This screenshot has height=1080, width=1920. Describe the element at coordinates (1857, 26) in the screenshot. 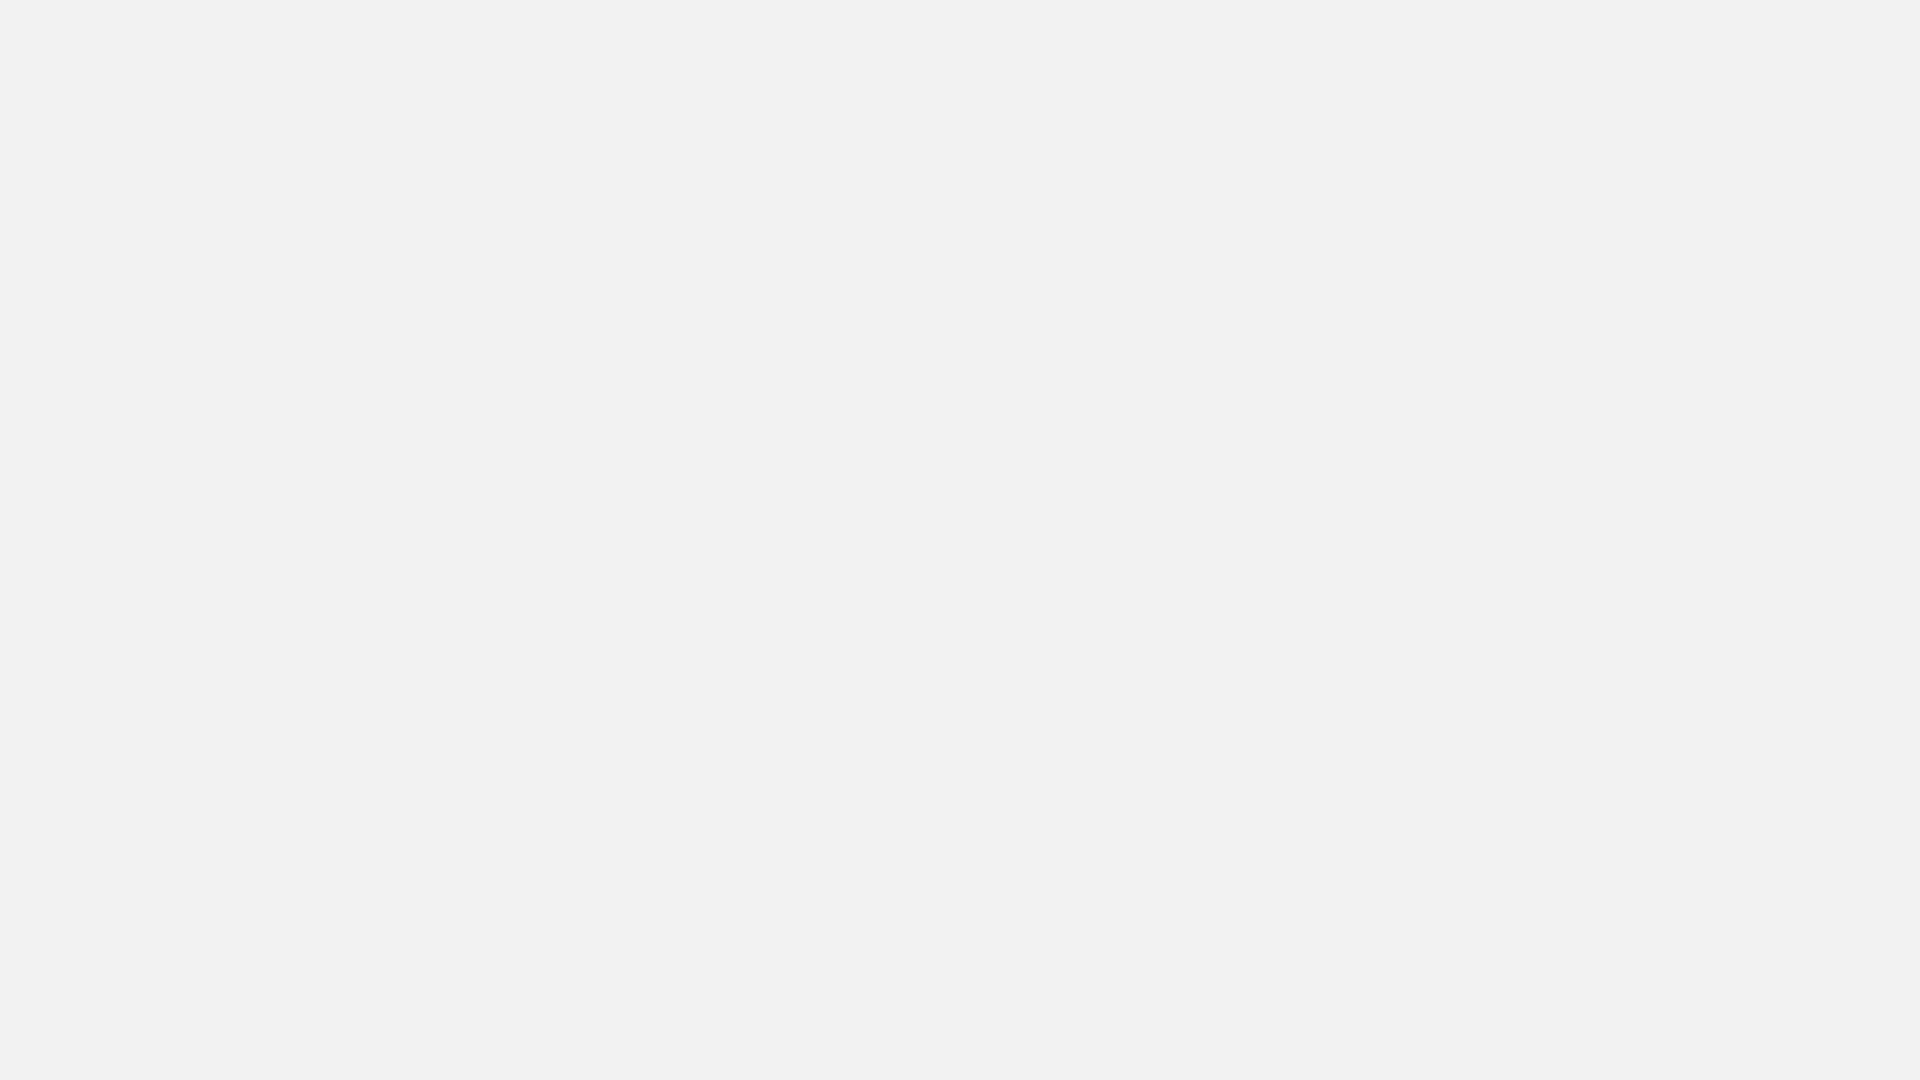

I see `Sign In` at that location.